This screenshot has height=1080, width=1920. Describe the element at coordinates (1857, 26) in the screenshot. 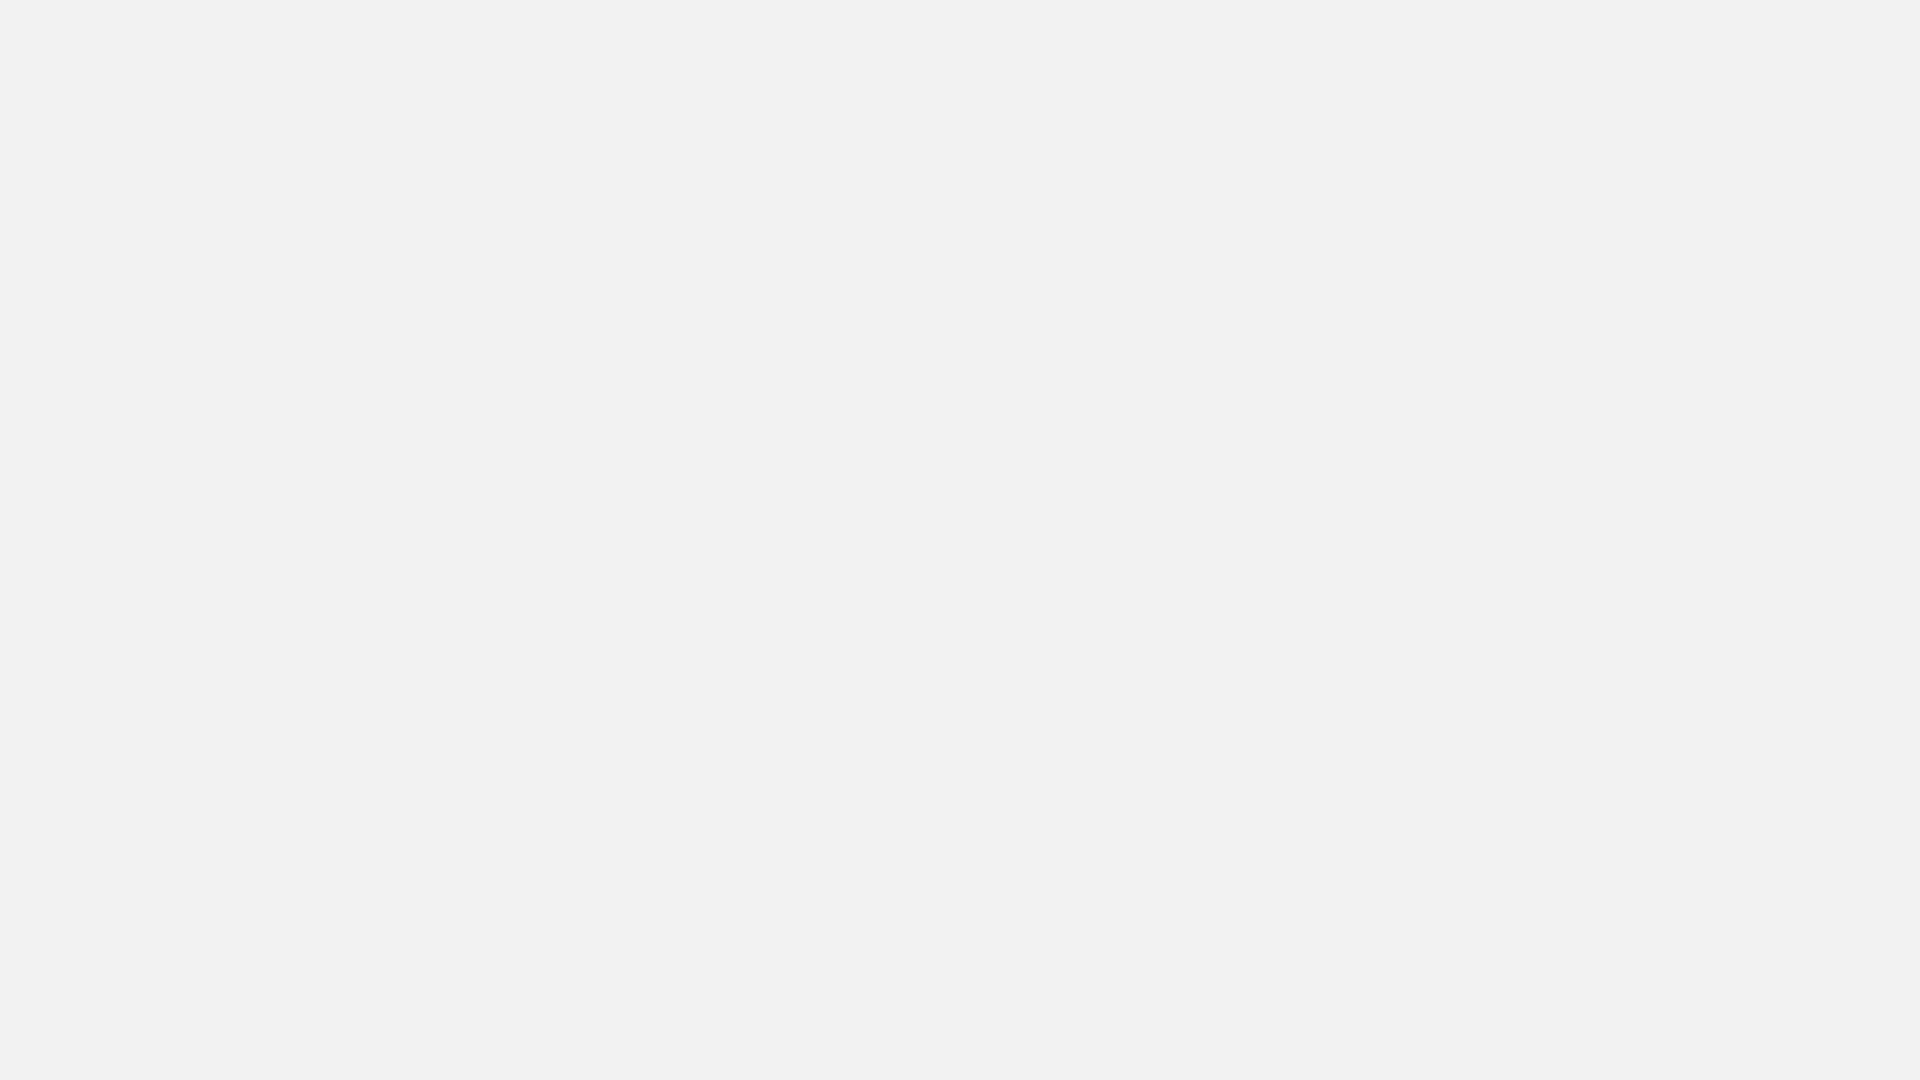

I see `Sign In` at that location.